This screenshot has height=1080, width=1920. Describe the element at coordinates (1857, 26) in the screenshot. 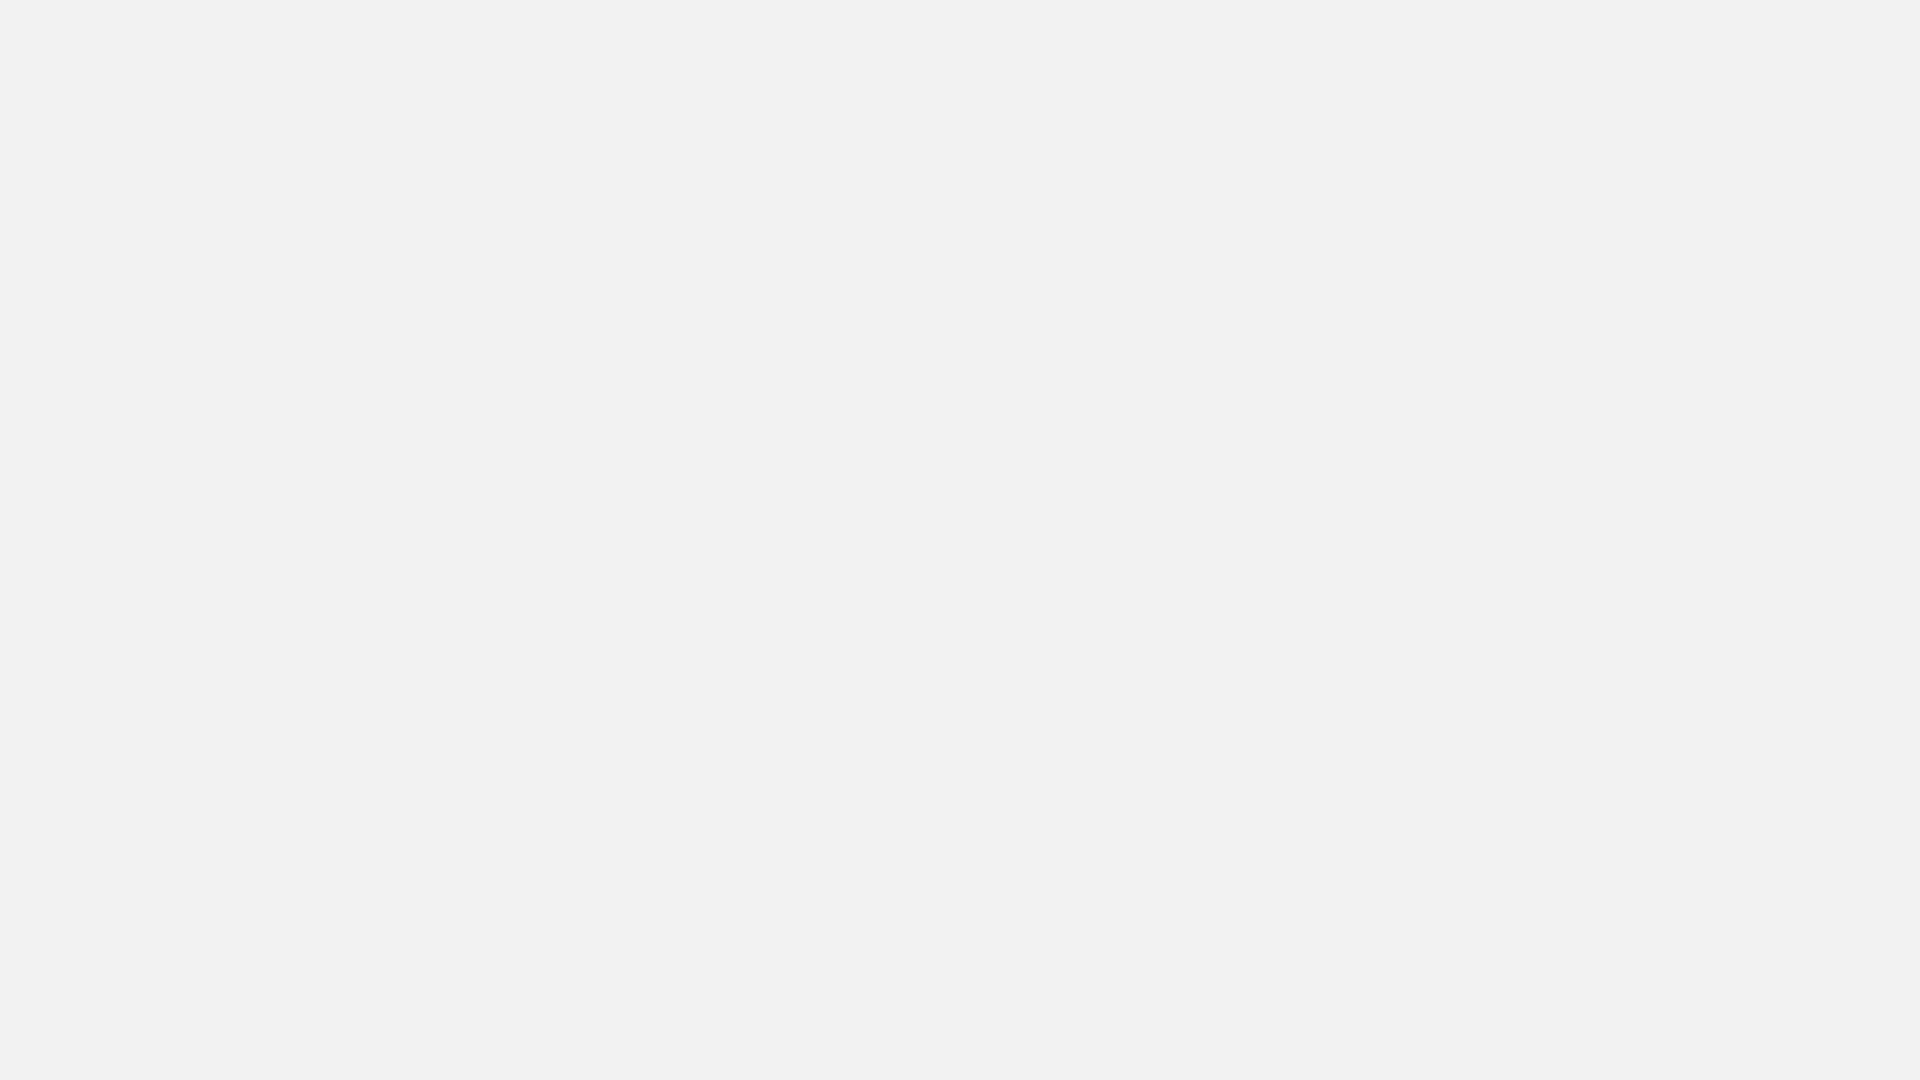

I see `Sign In` at that location.